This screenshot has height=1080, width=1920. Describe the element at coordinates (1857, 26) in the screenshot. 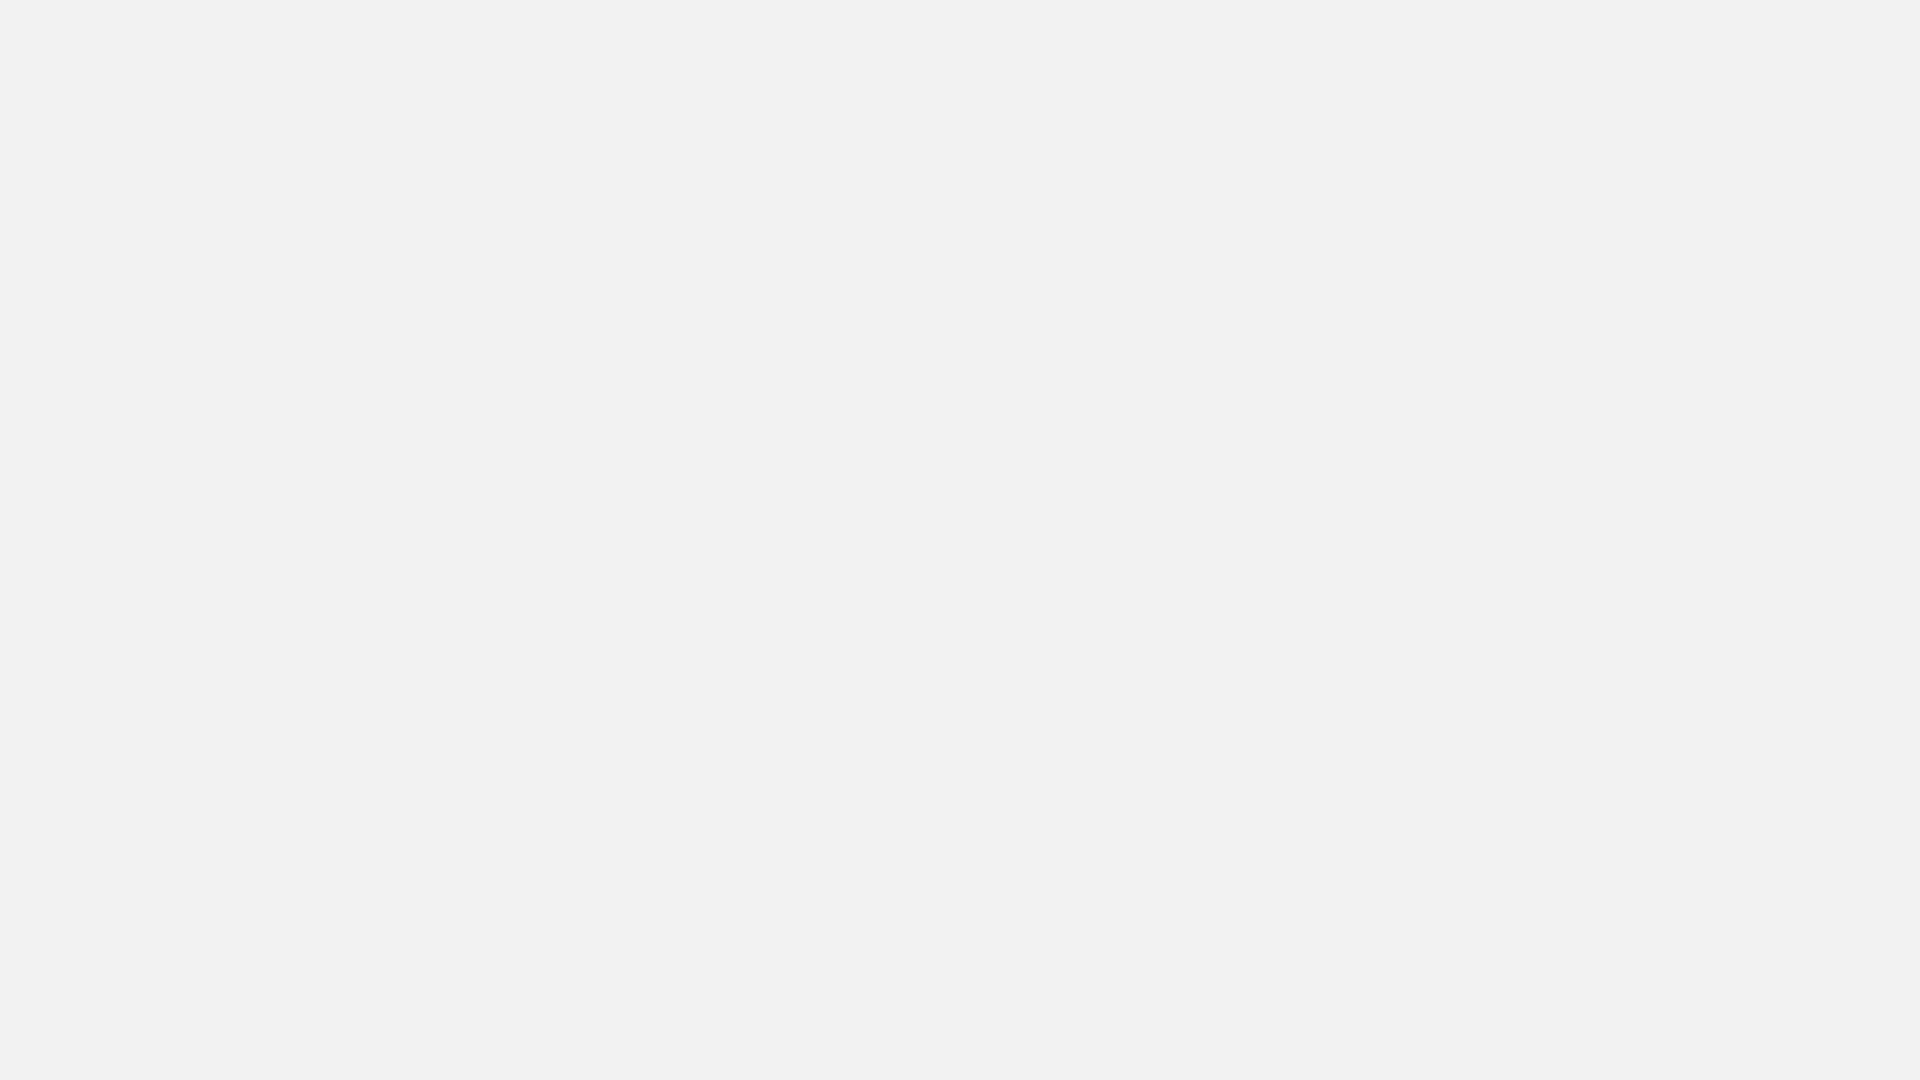

I see `Sign In` at that location.